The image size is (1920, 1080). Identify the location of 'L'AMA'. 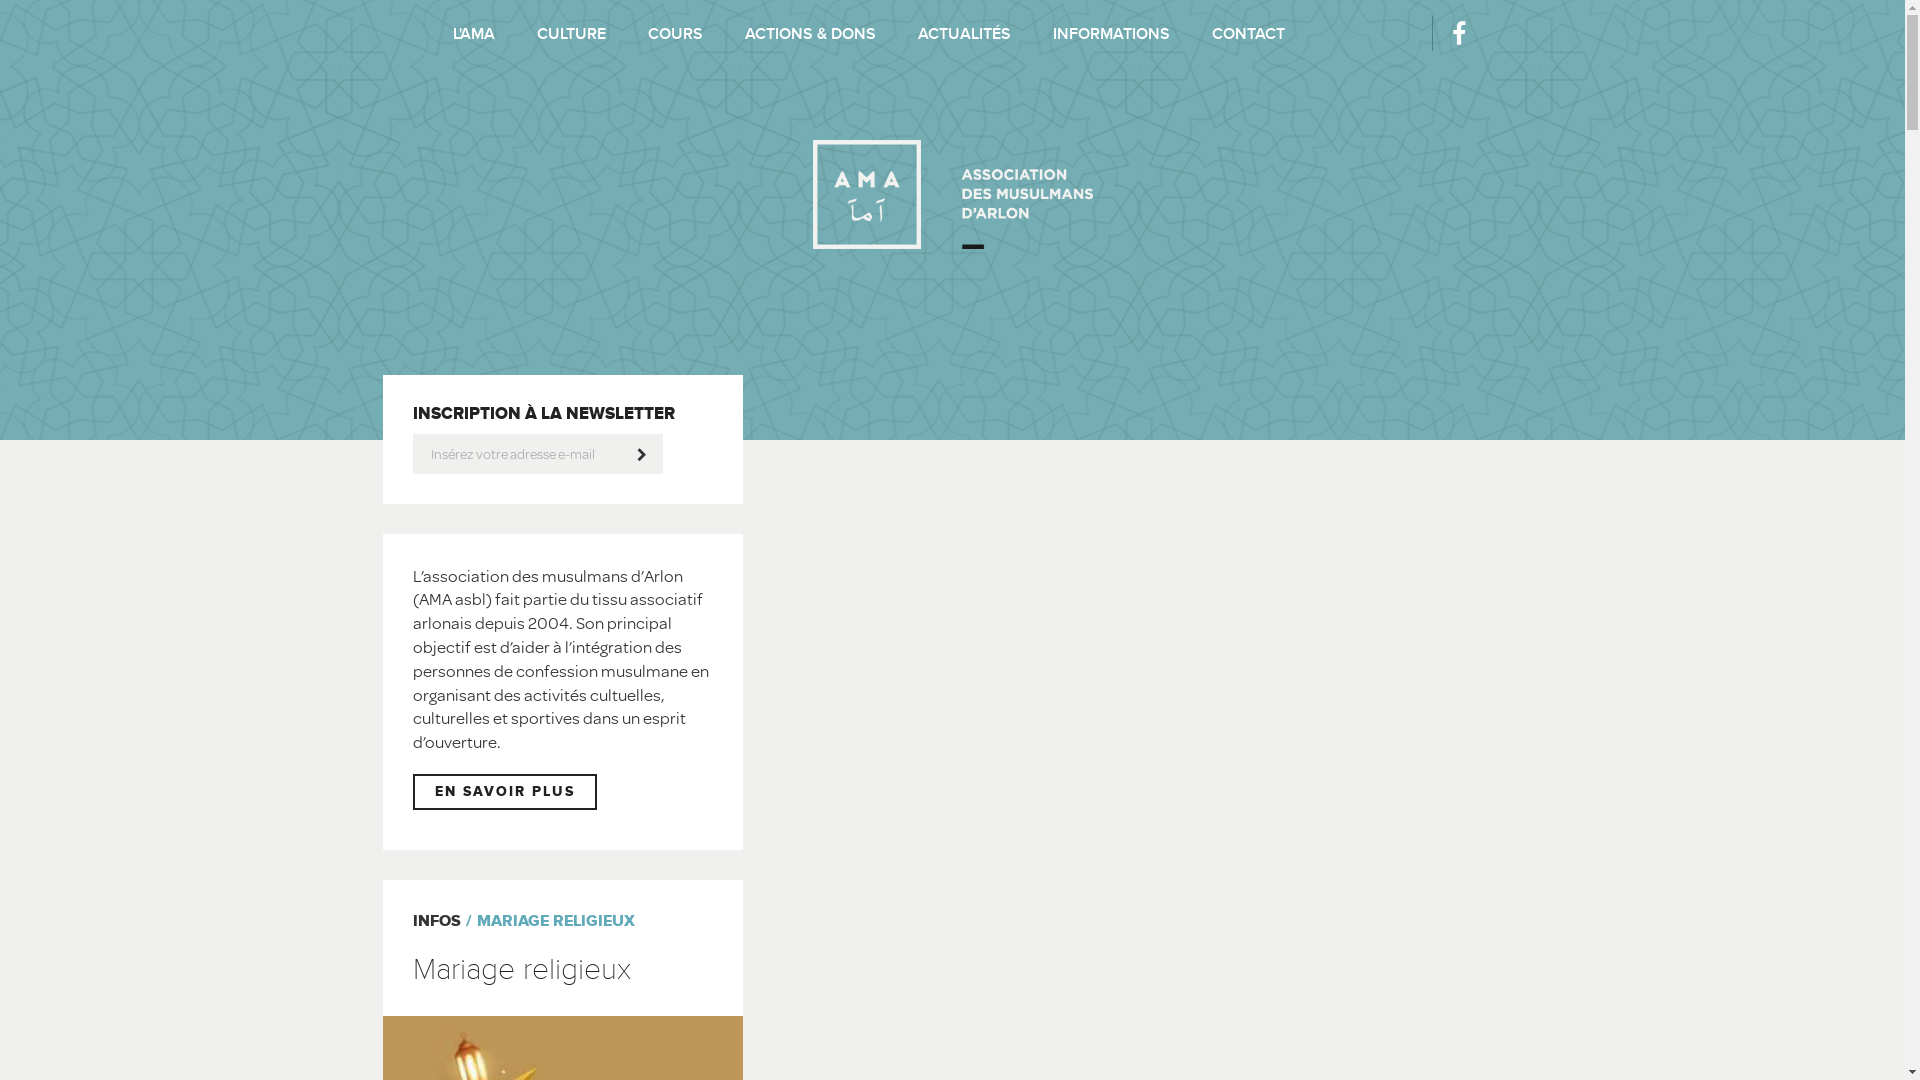
(472, 34).